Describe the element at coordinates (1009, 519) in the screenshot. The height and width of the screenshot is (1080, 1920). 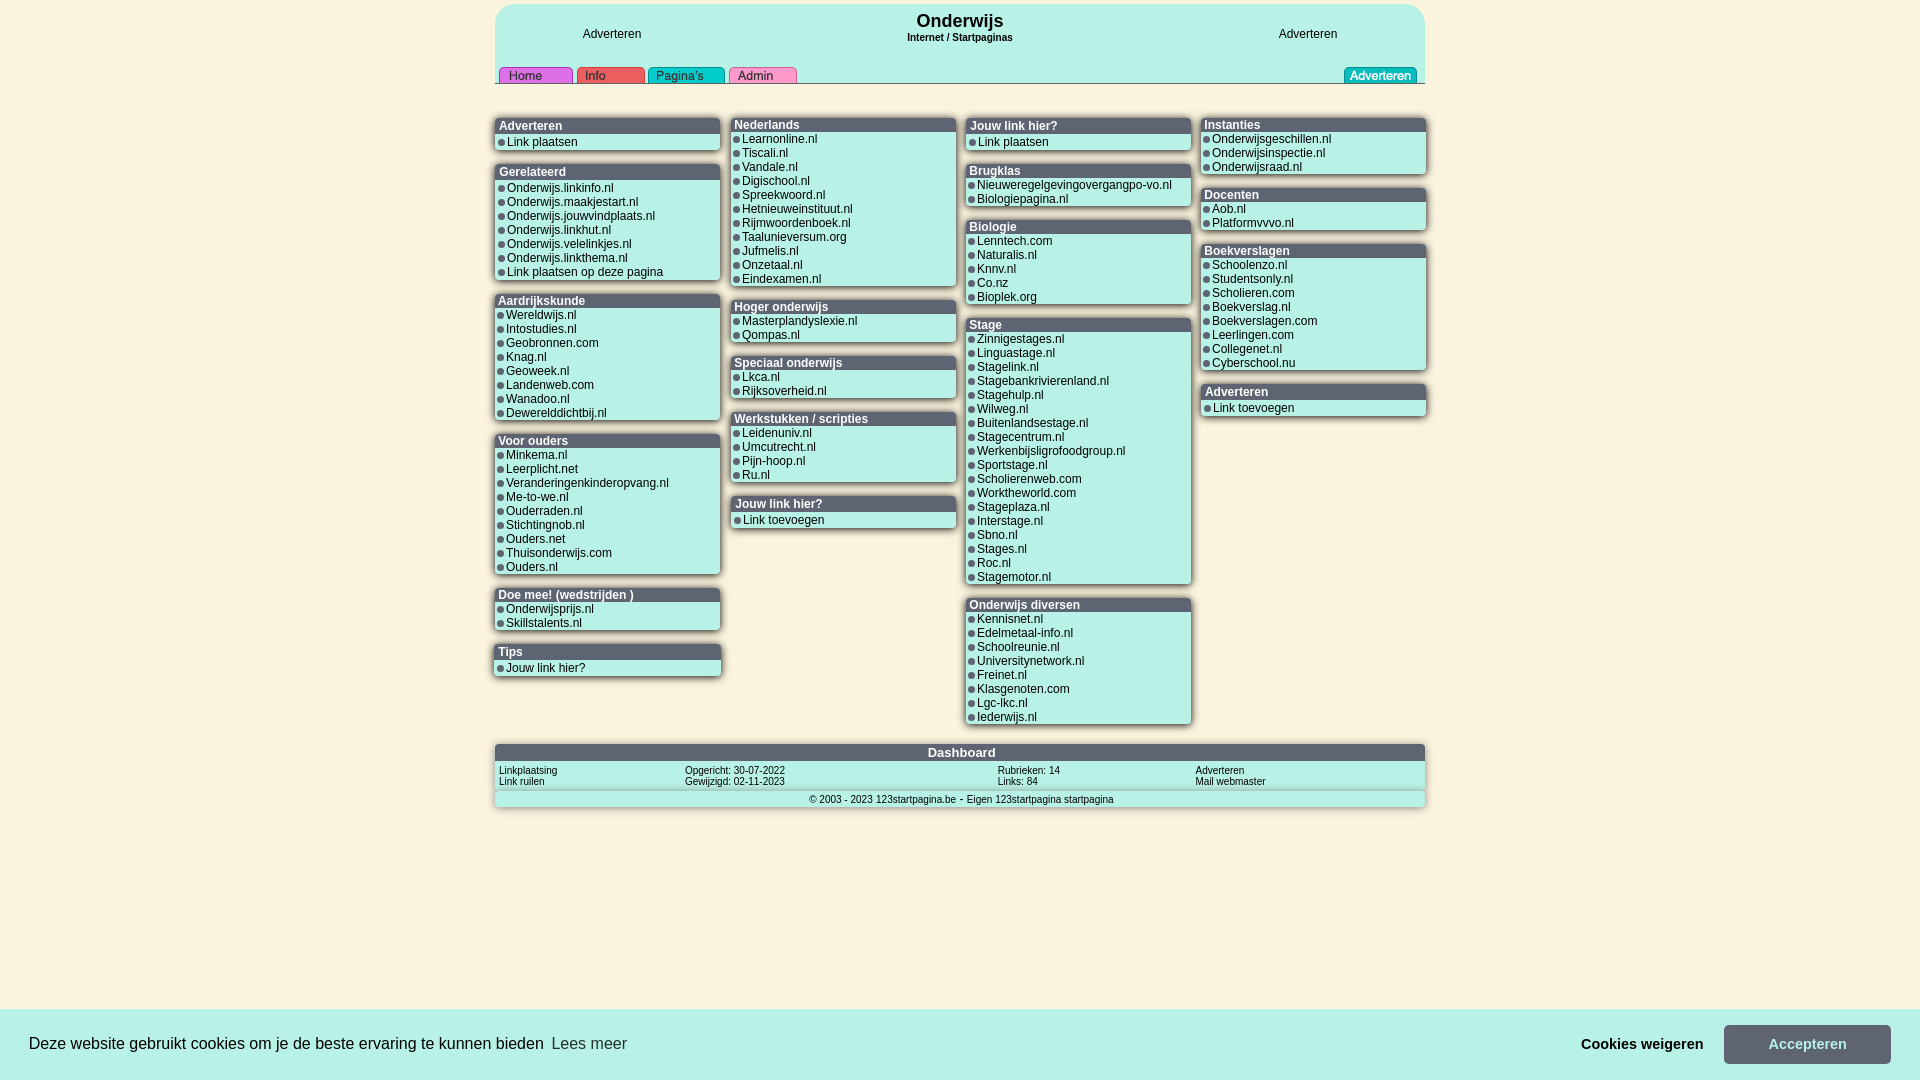
I see `'Interstage.nl'` at that location.